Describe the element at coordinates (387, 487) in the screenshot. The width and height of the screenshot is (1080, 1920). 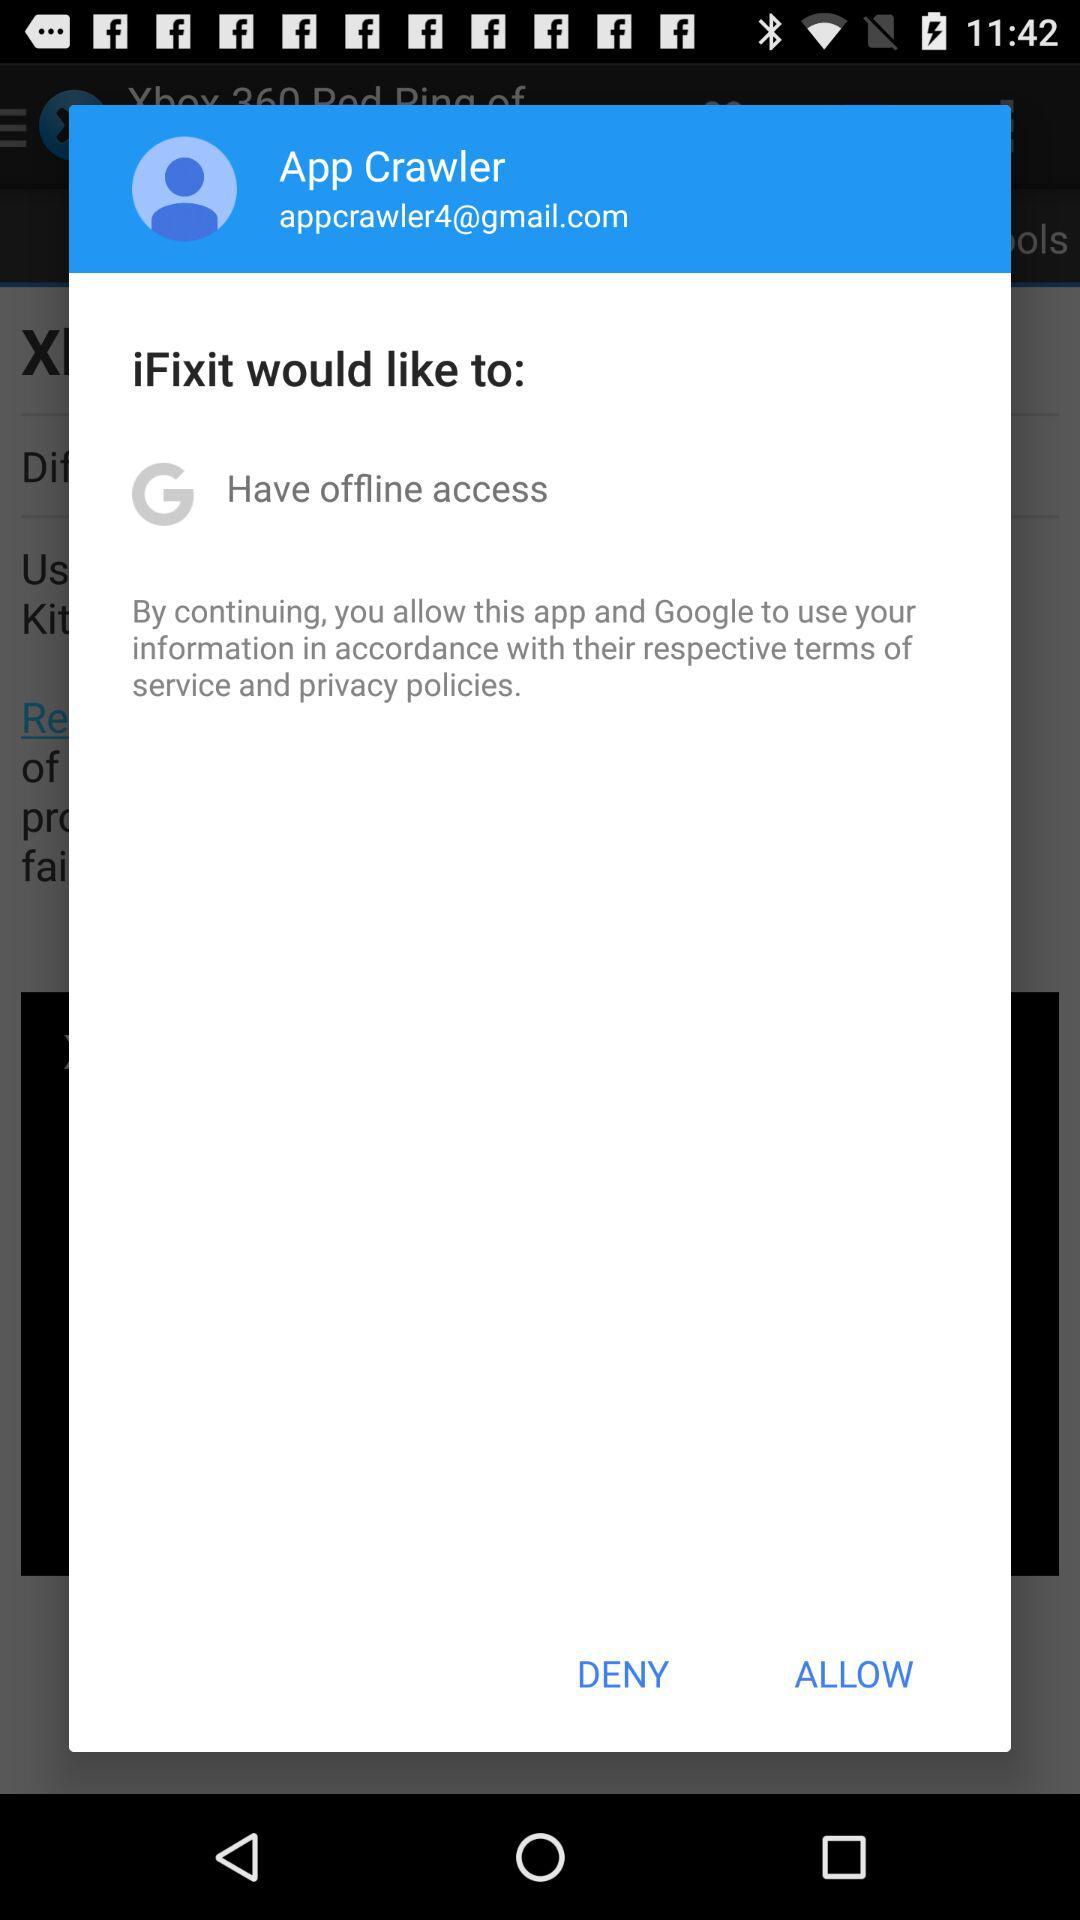
I see `icon below the ifixit would like icon` at that location.